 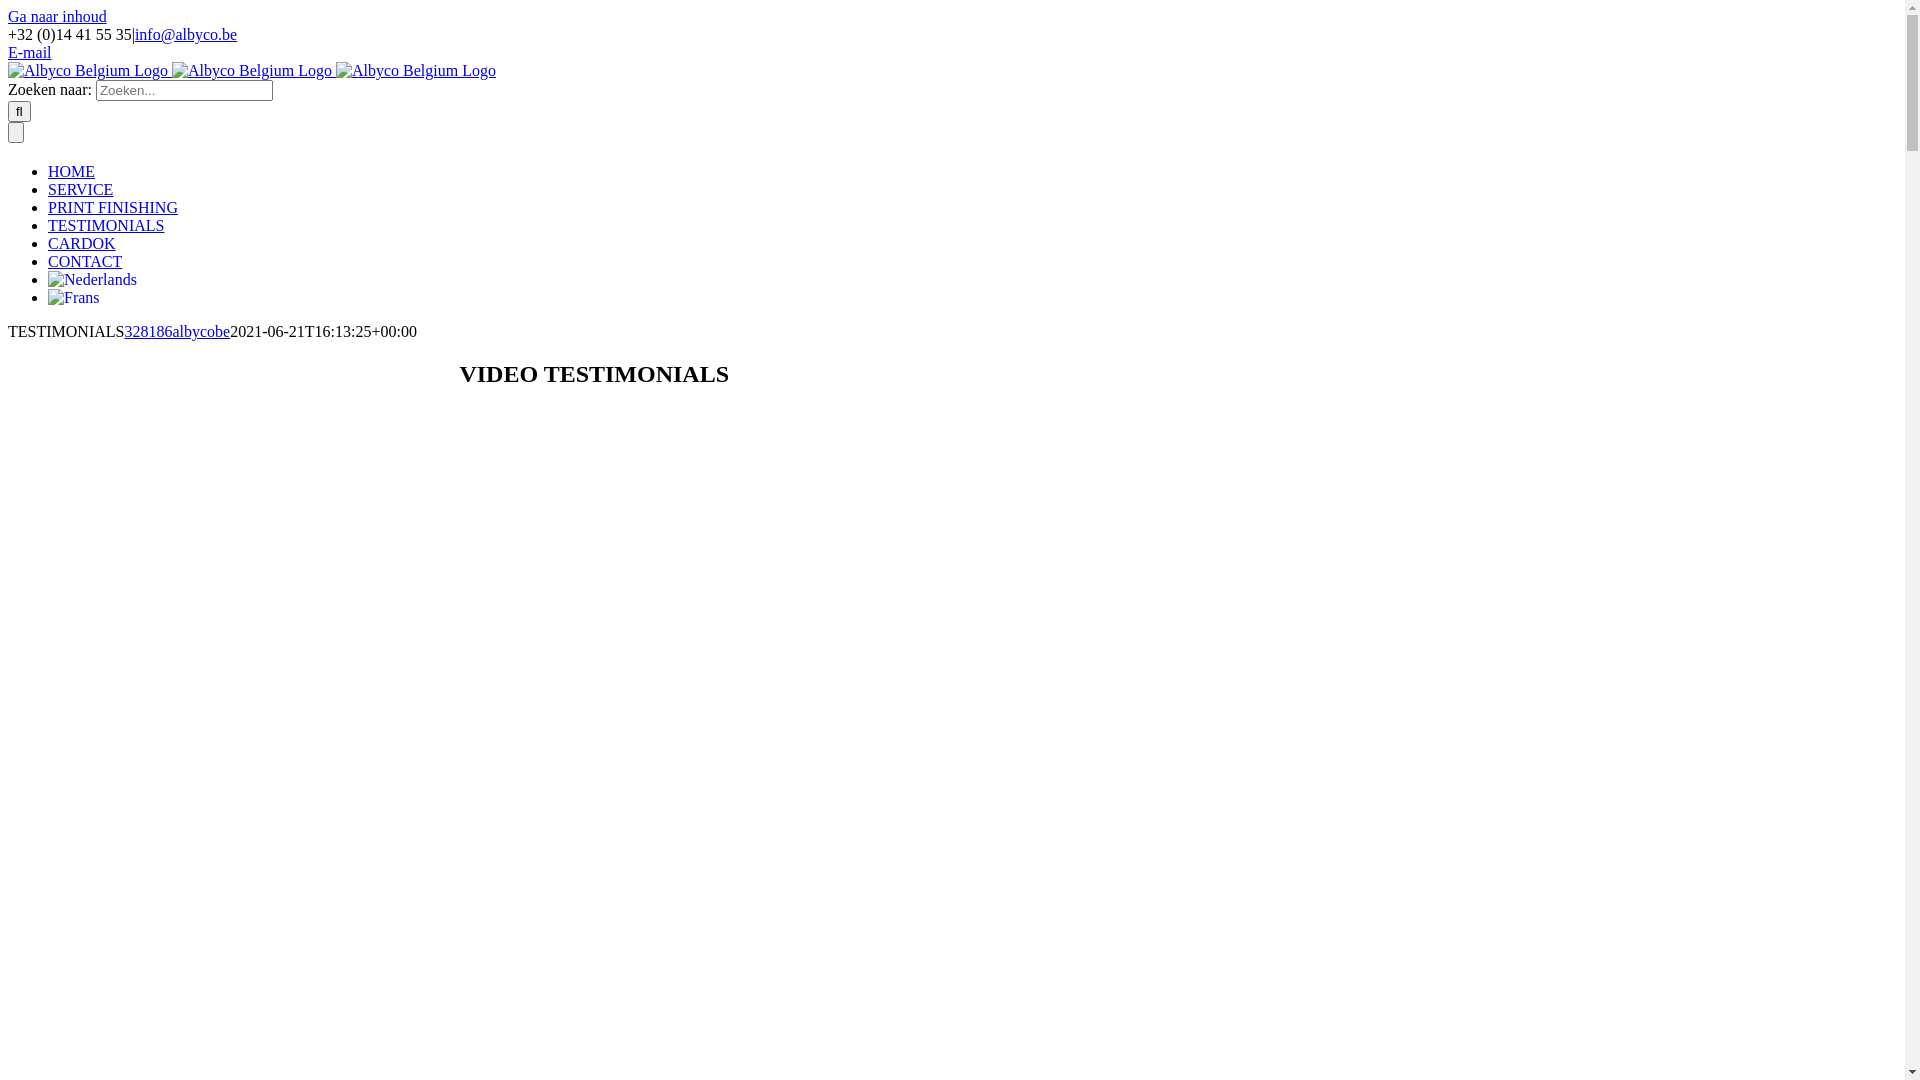 What do you see at coordinates (48, 170) in the screenshot?
I see `'HOME'` at bounding box center [48, 170].